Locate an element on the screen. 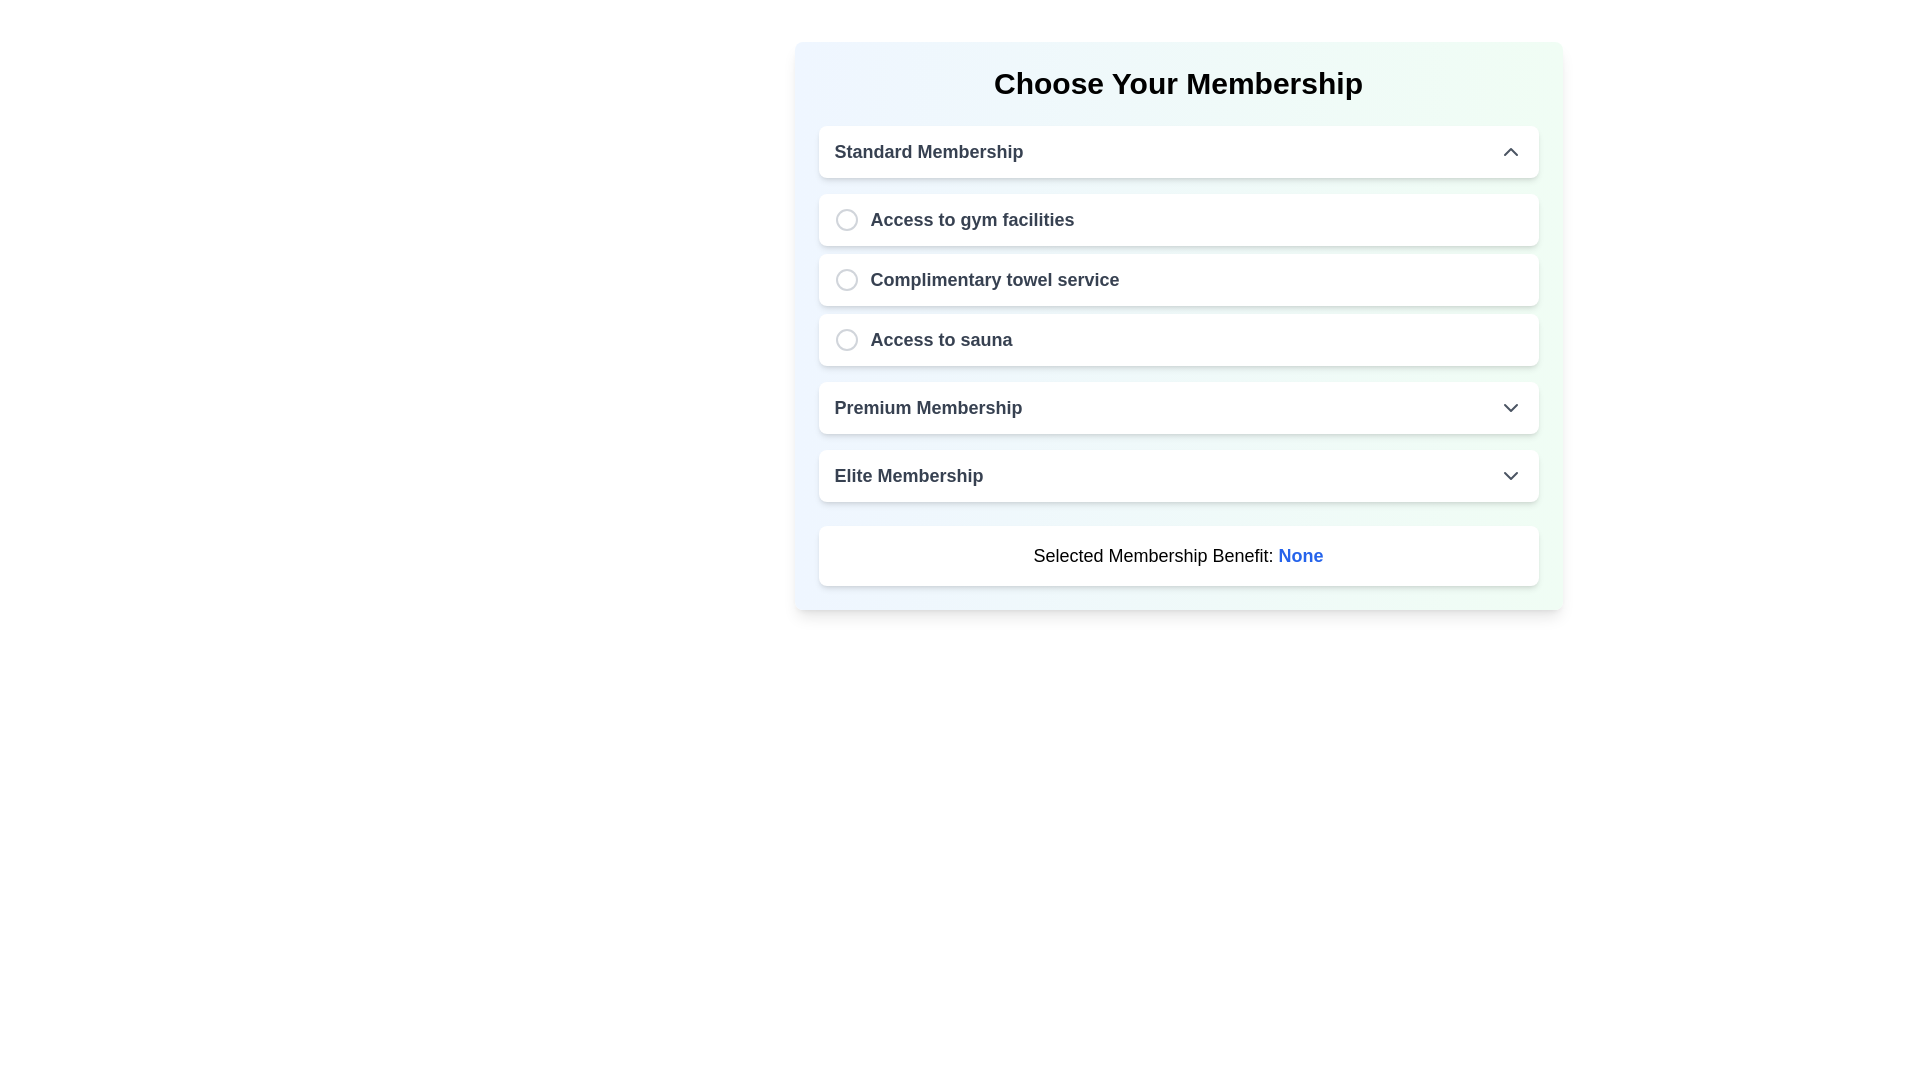 The height and width of the screenshot is (1080, 1920). the icon representing the third option in the 'Choose Your Membership' list is located at coordinates (846, 338).